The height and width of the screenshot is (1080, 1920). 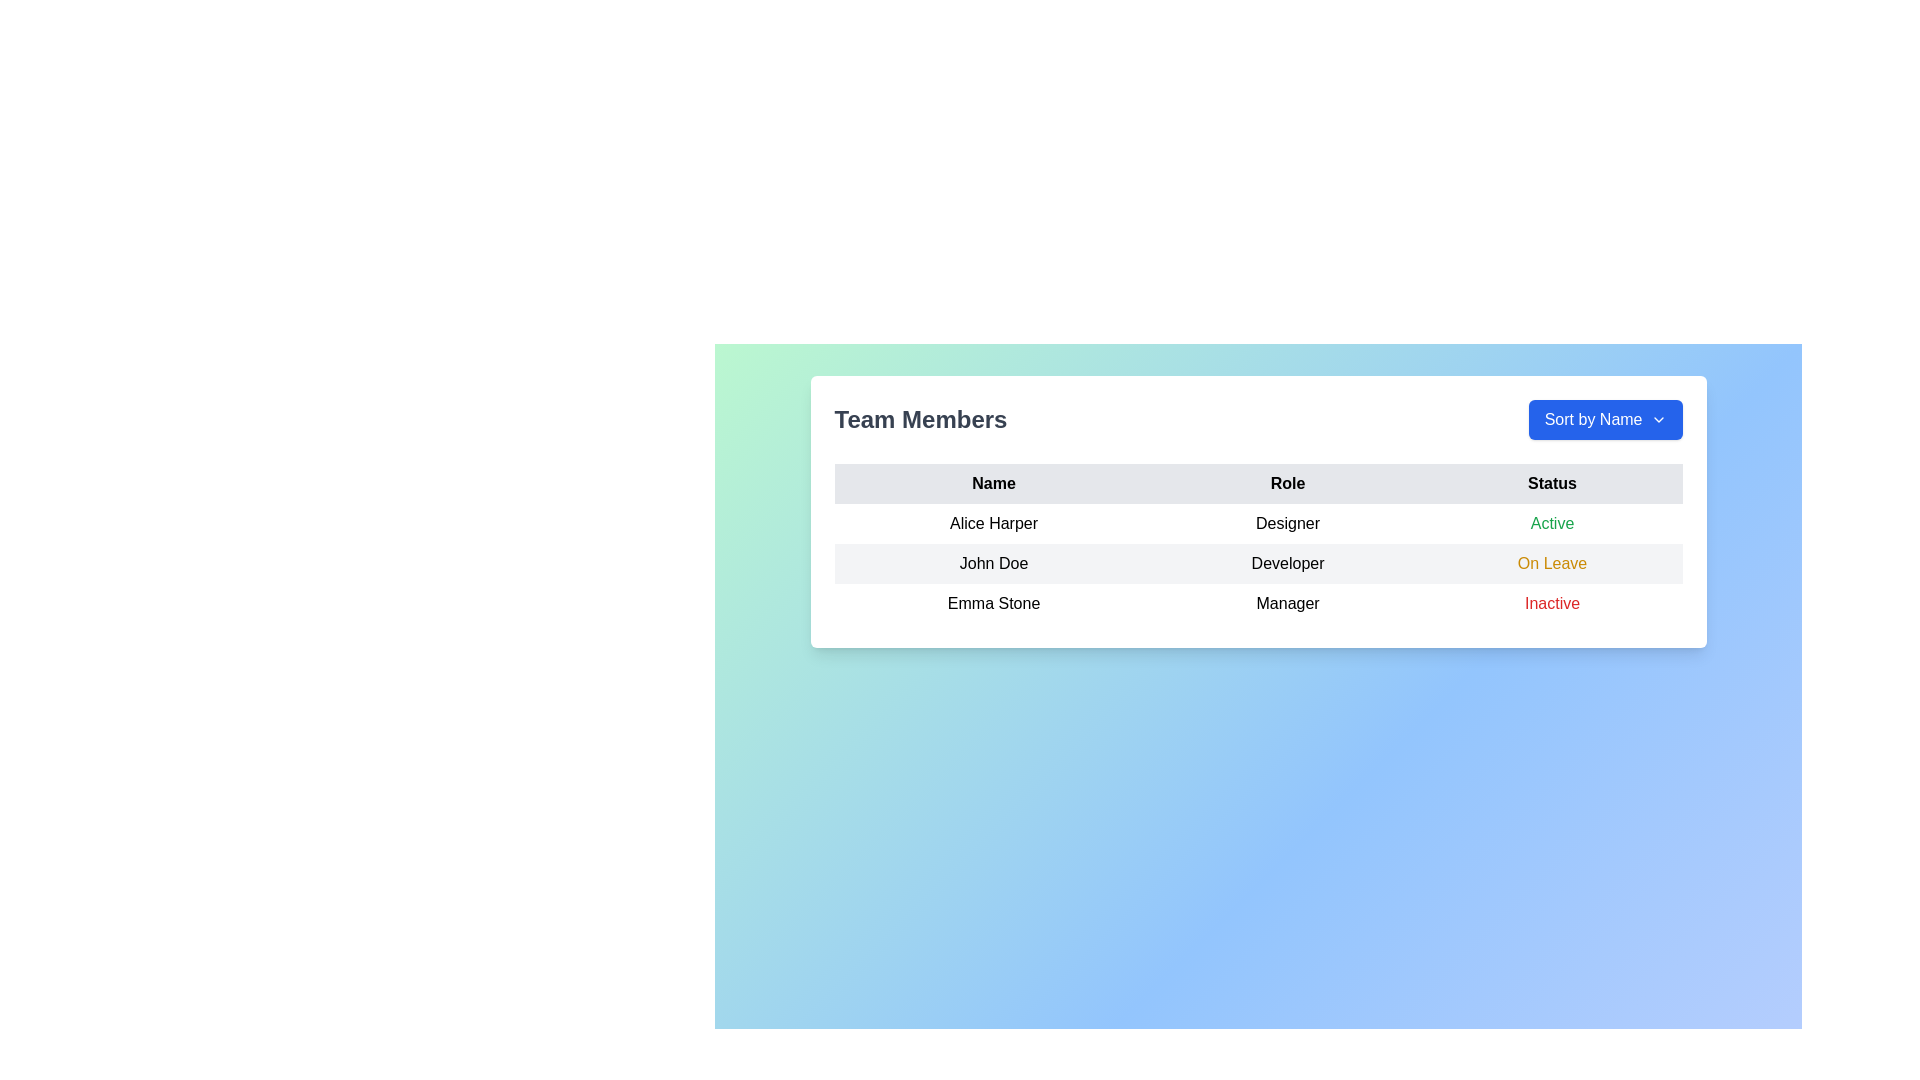 I want to click on the second row in the table containing 'John Doe', 'Developer', and 'On Leave', so click(x=1257, y=563).